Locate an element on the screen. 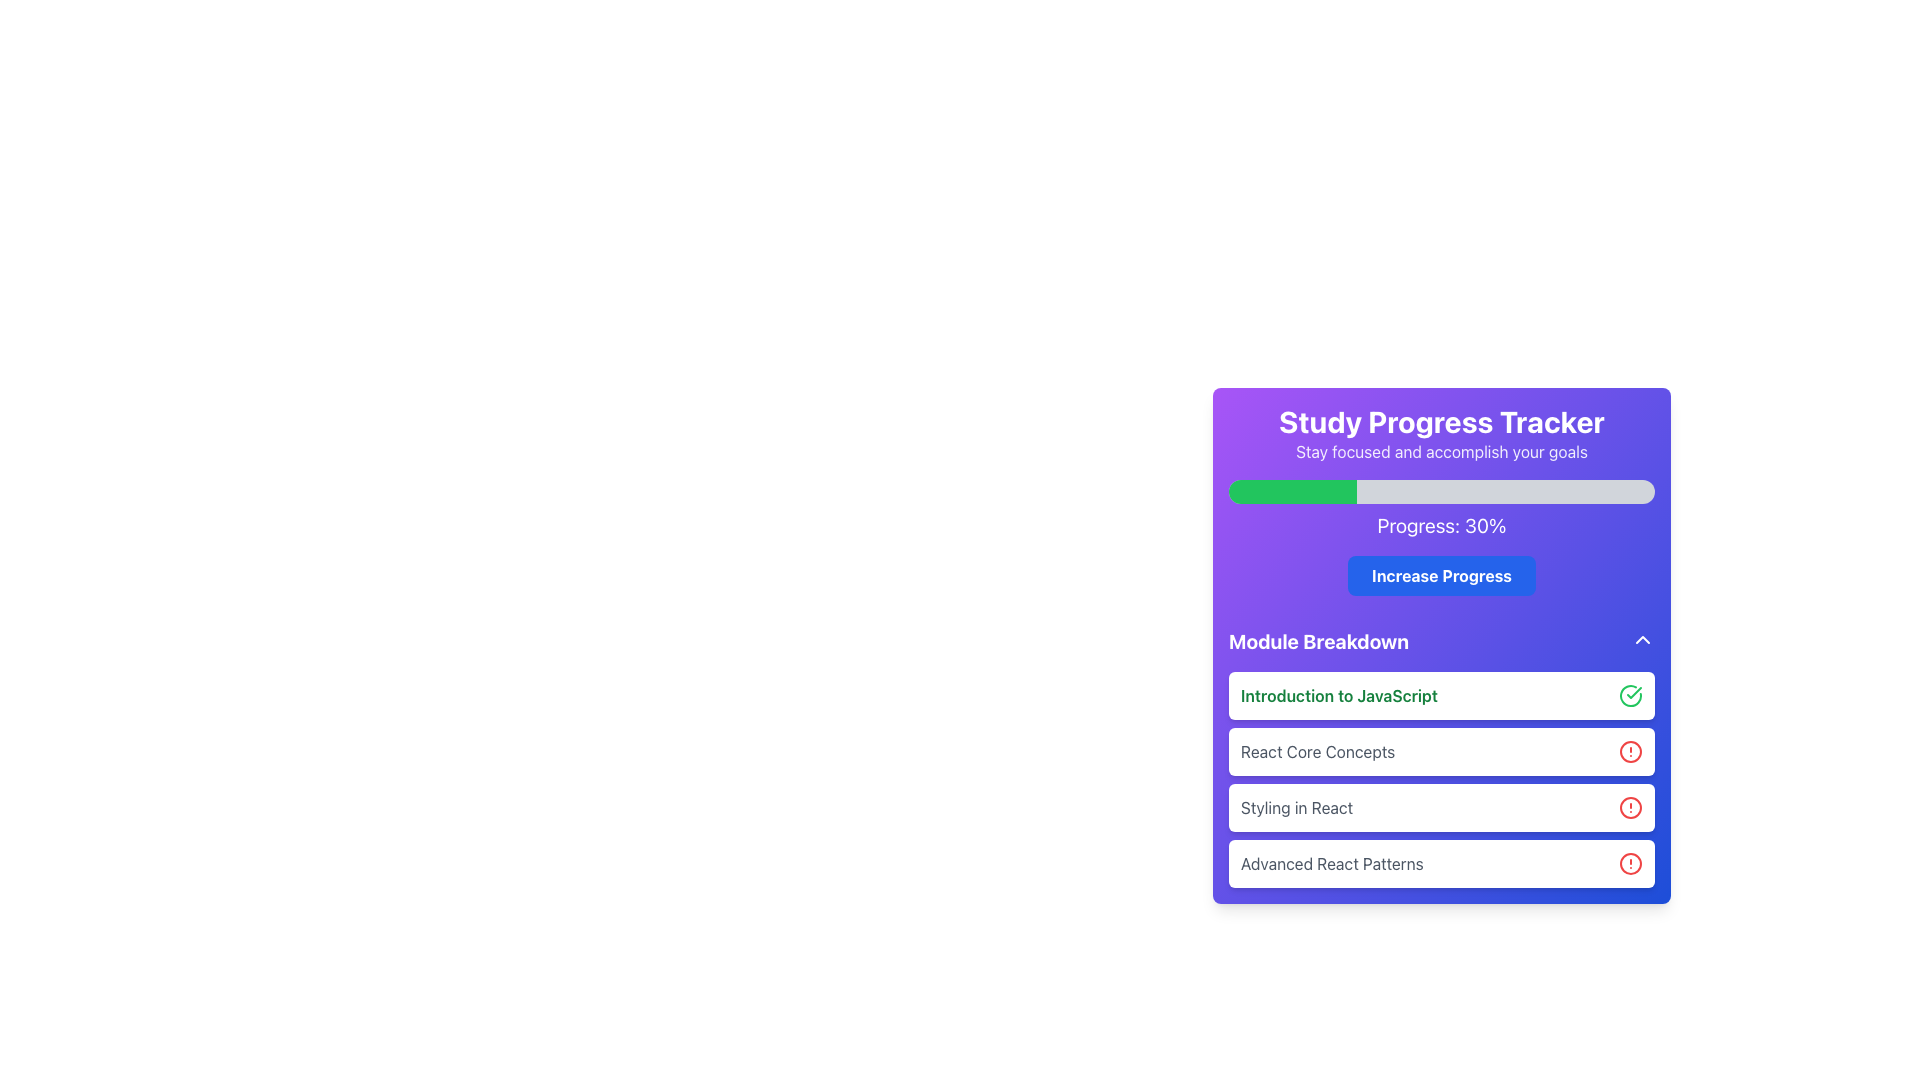 This screenshot has width=1920, height=1080. the bold, centered header text reading 'Study Progress Tracker', which is styled in white against a purple background, located at the top of the purple section in the interface is located at coordinates (1441, 420).